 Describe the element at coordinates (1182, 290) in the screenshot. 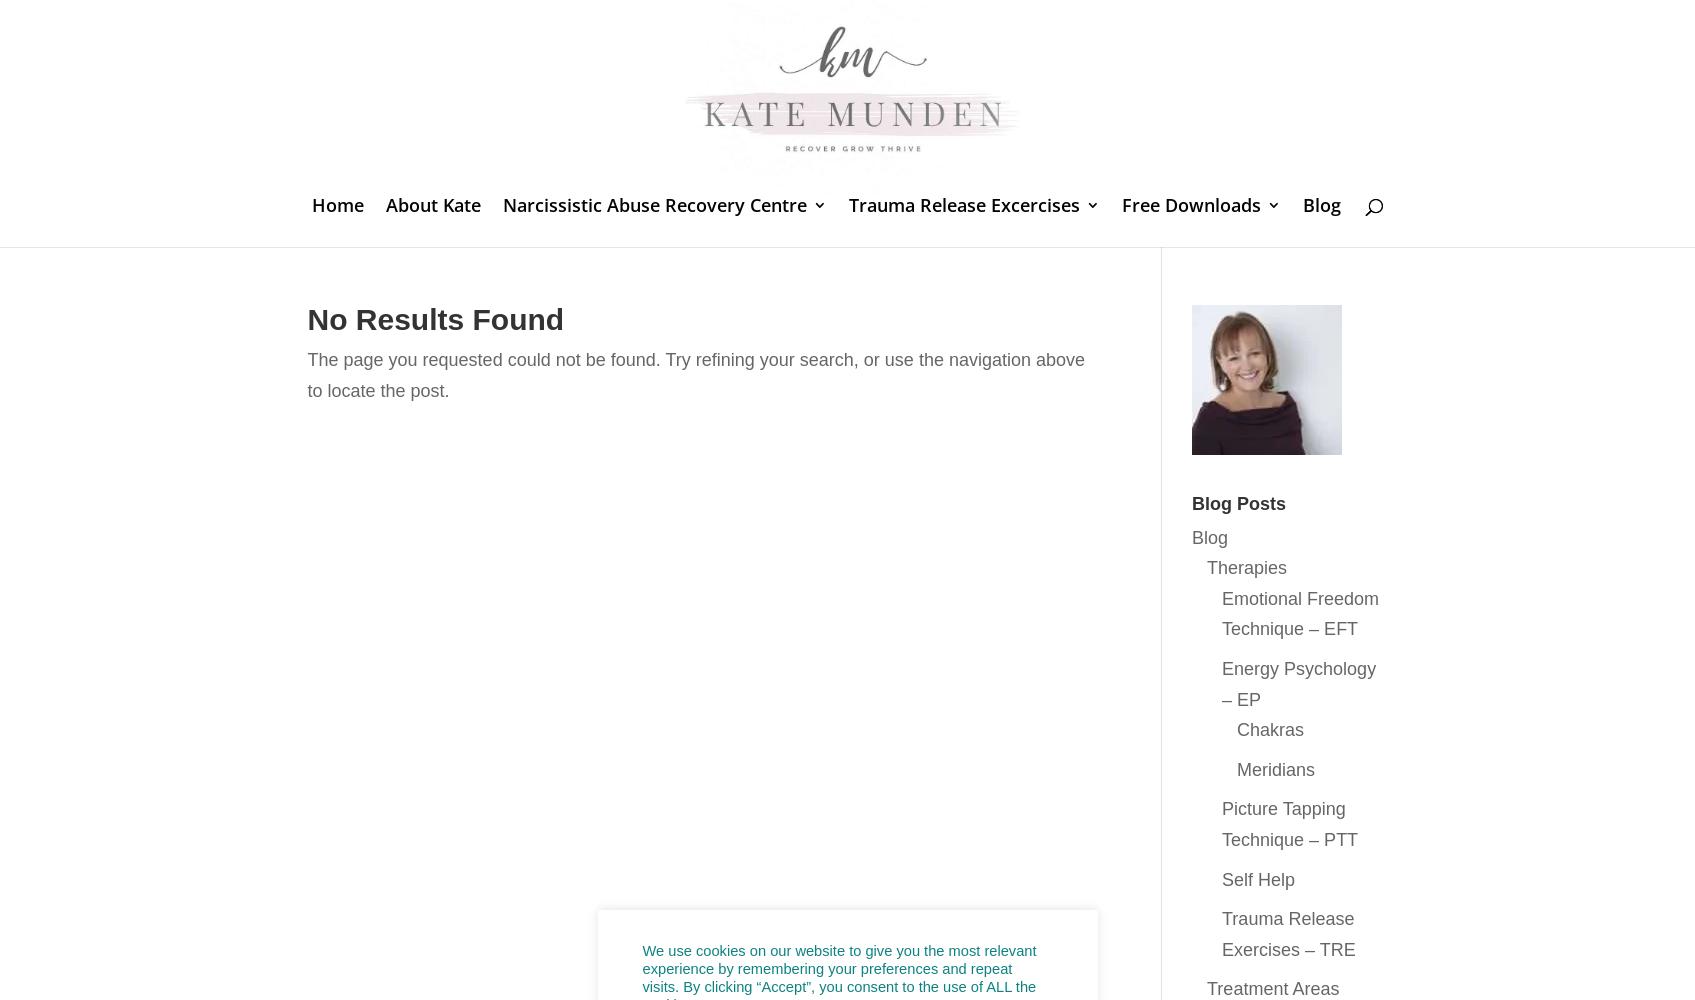

I see `'TRE at home'` at that location.